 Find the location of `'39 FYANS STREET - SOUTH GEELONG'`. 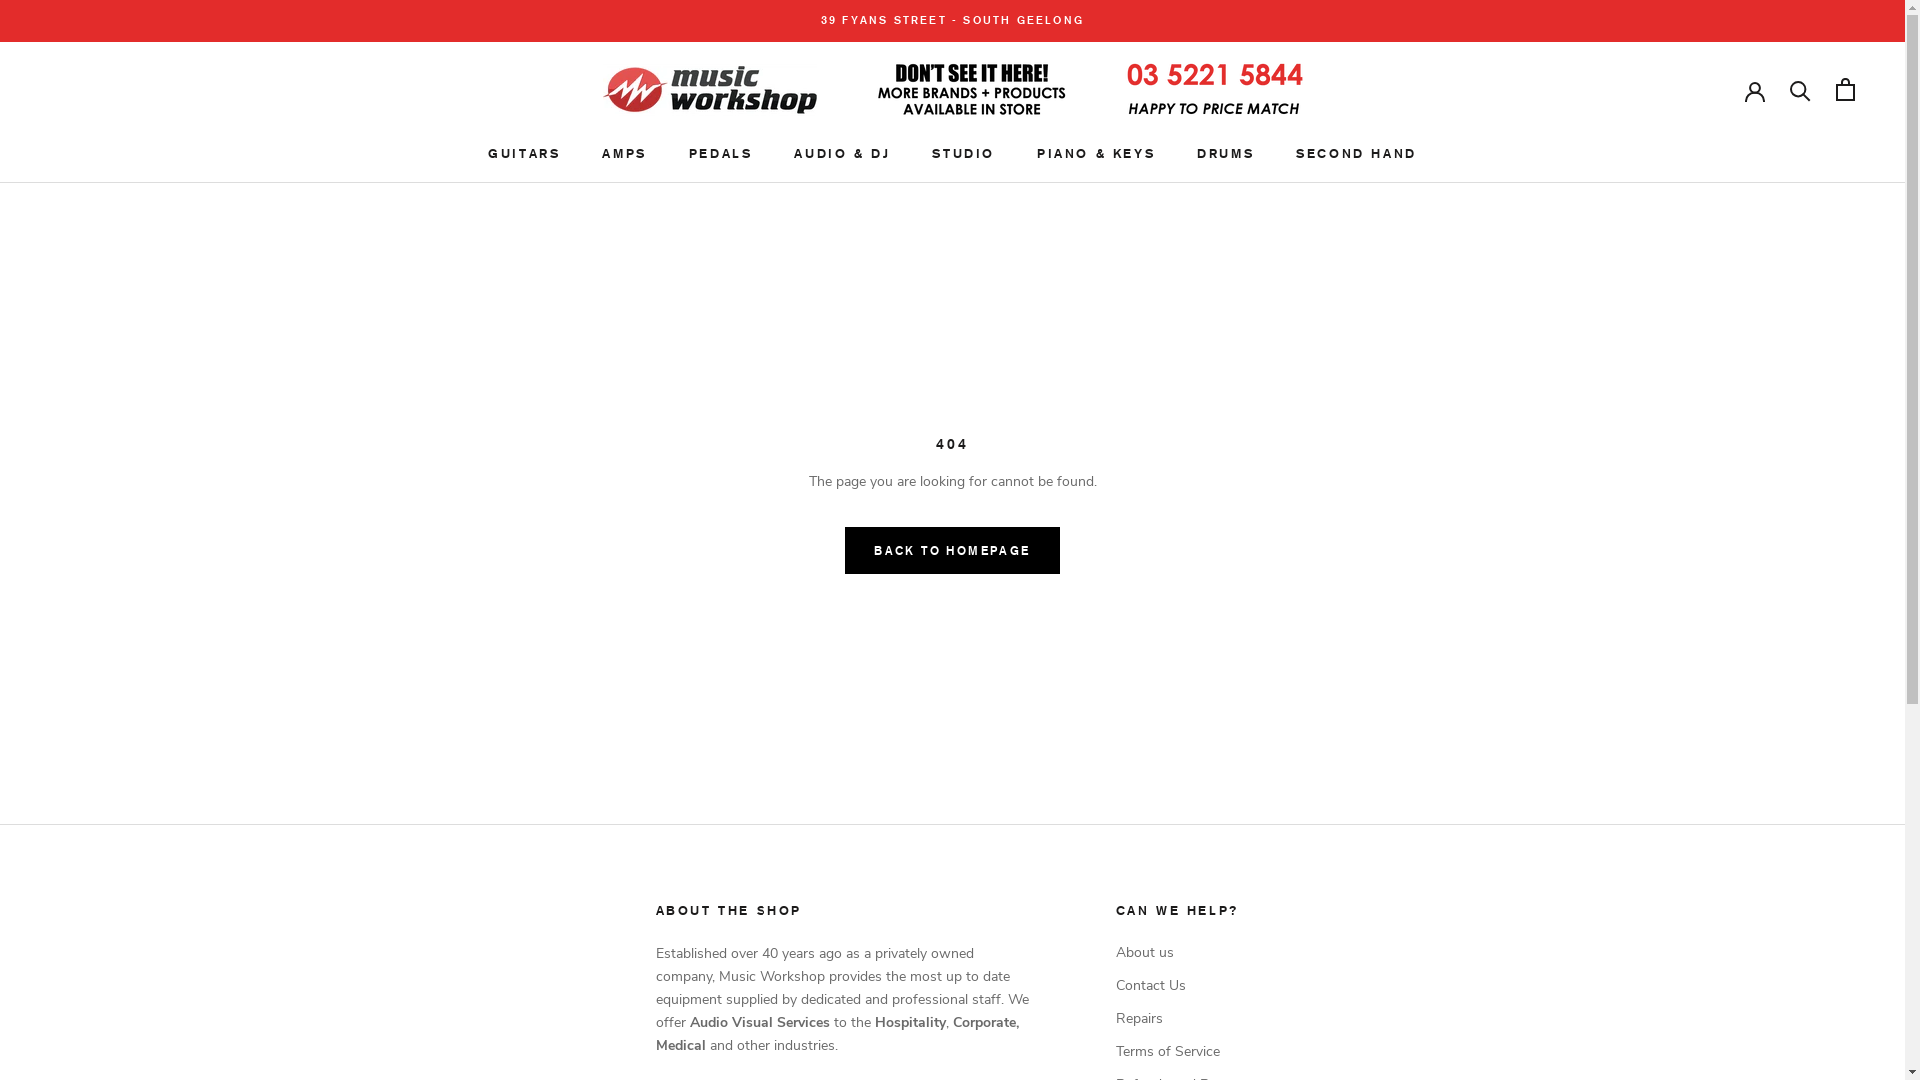

'39 FYANS STREET - SOUTH GEELONG' is located at coordinates (951, 20).